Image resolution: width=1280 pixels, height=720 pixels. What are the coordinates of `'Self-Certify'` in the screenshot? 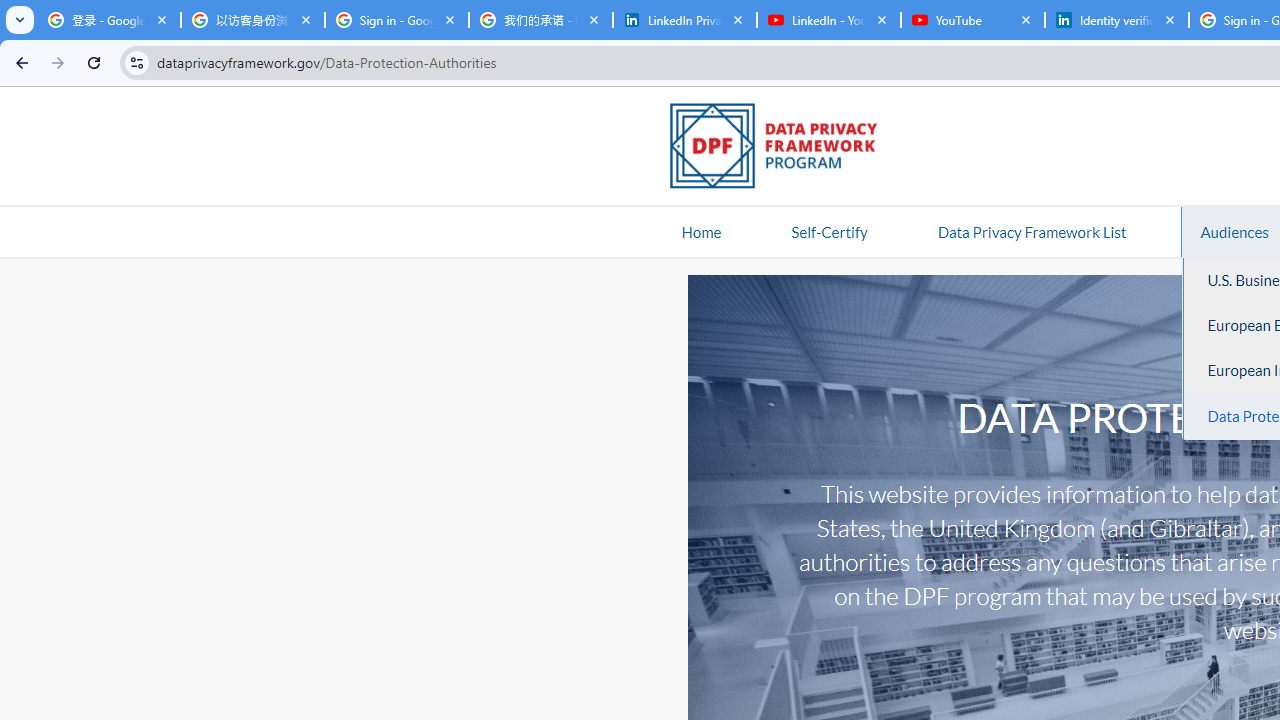 It's located at (829, 230).